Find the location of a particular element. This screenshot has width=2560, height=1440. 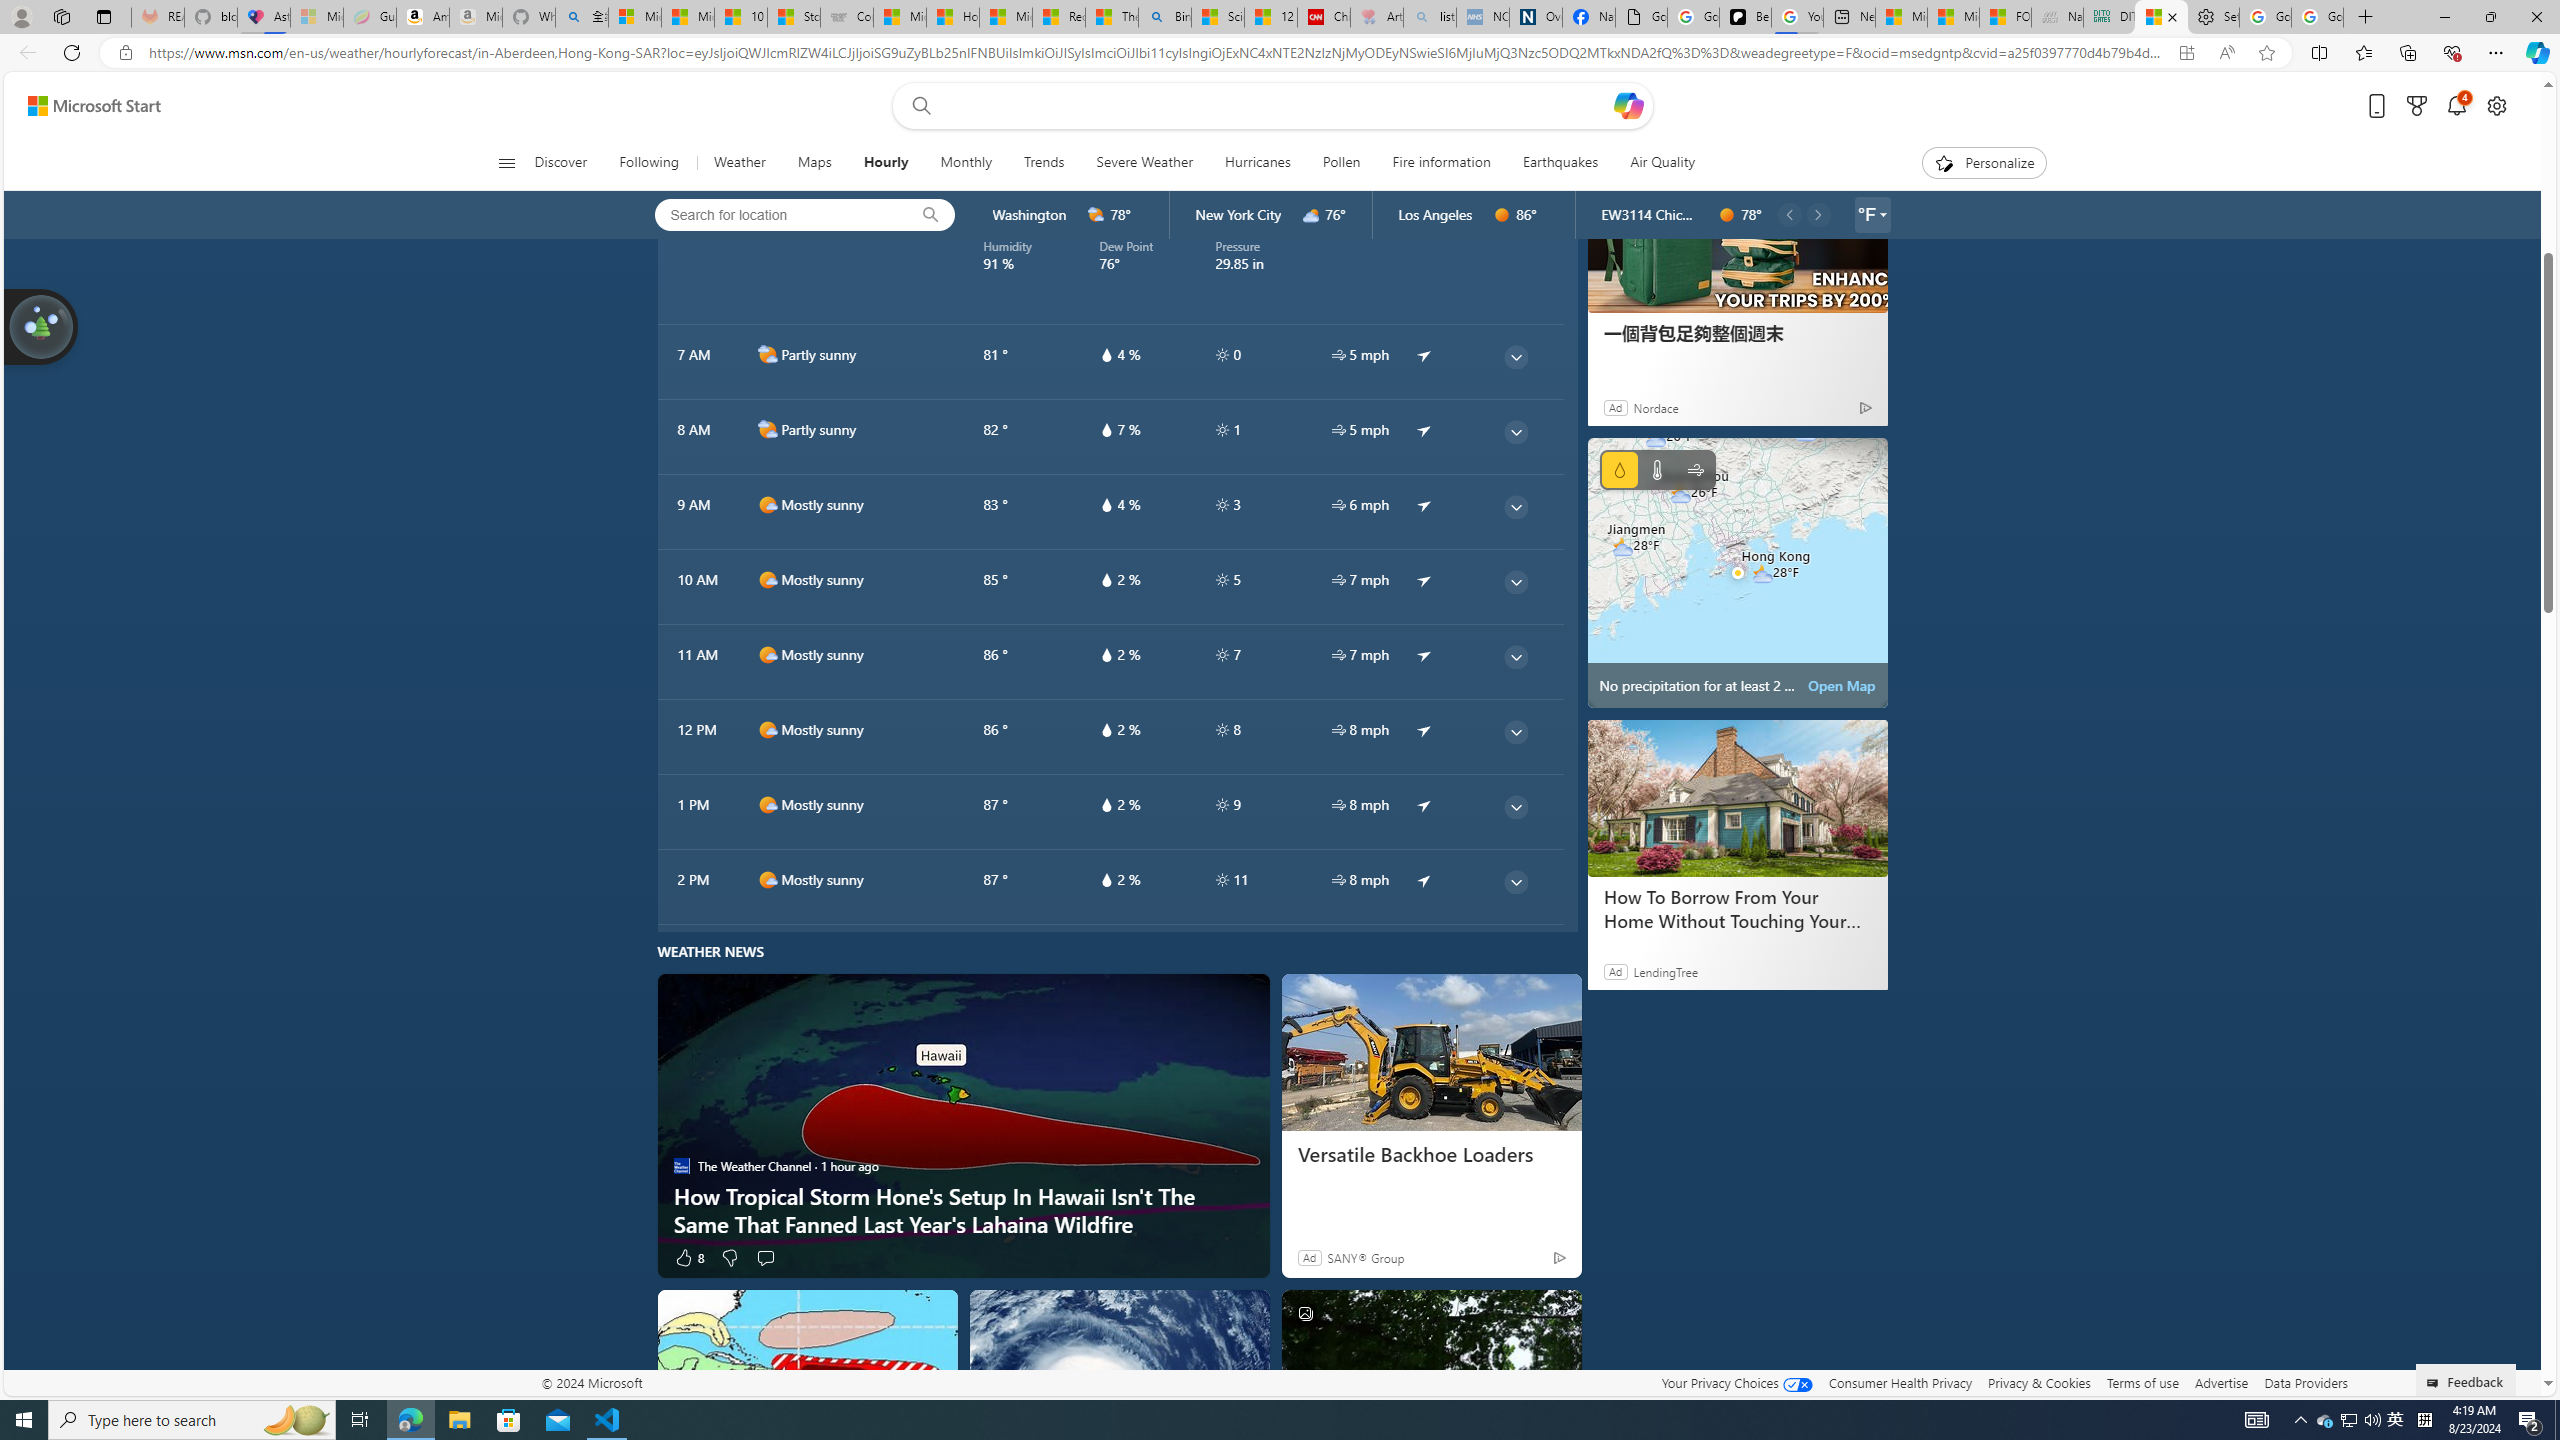

'No precipitation for at least 2 hours' is located at coordinates (1737, 572).